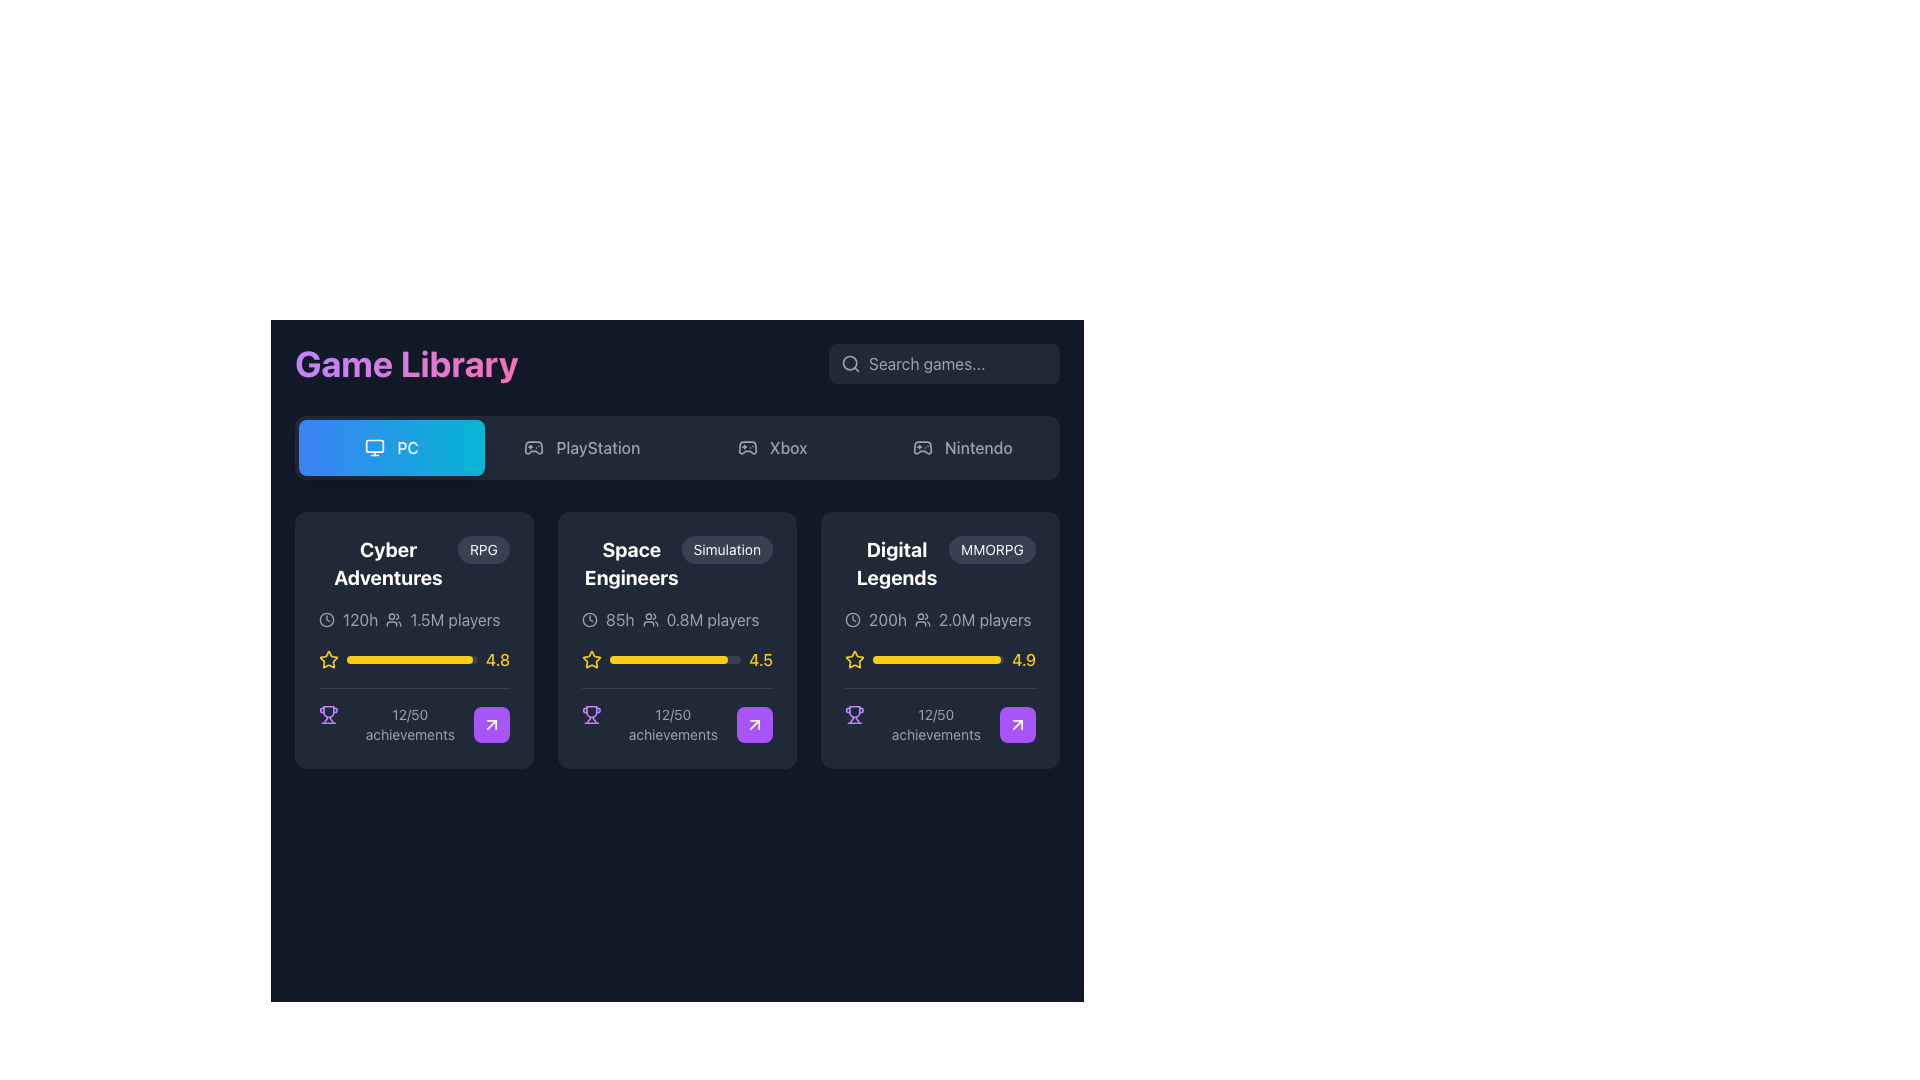  What do you see at coordinates (360, 619) in the screenshot?
I see `the Text Label that displays the approximate total time spent or required for the associated game, located next to a clock icon and to the left of the '1.5M players' text in the second row of the leftmost card` at bounding box center [360, 619].